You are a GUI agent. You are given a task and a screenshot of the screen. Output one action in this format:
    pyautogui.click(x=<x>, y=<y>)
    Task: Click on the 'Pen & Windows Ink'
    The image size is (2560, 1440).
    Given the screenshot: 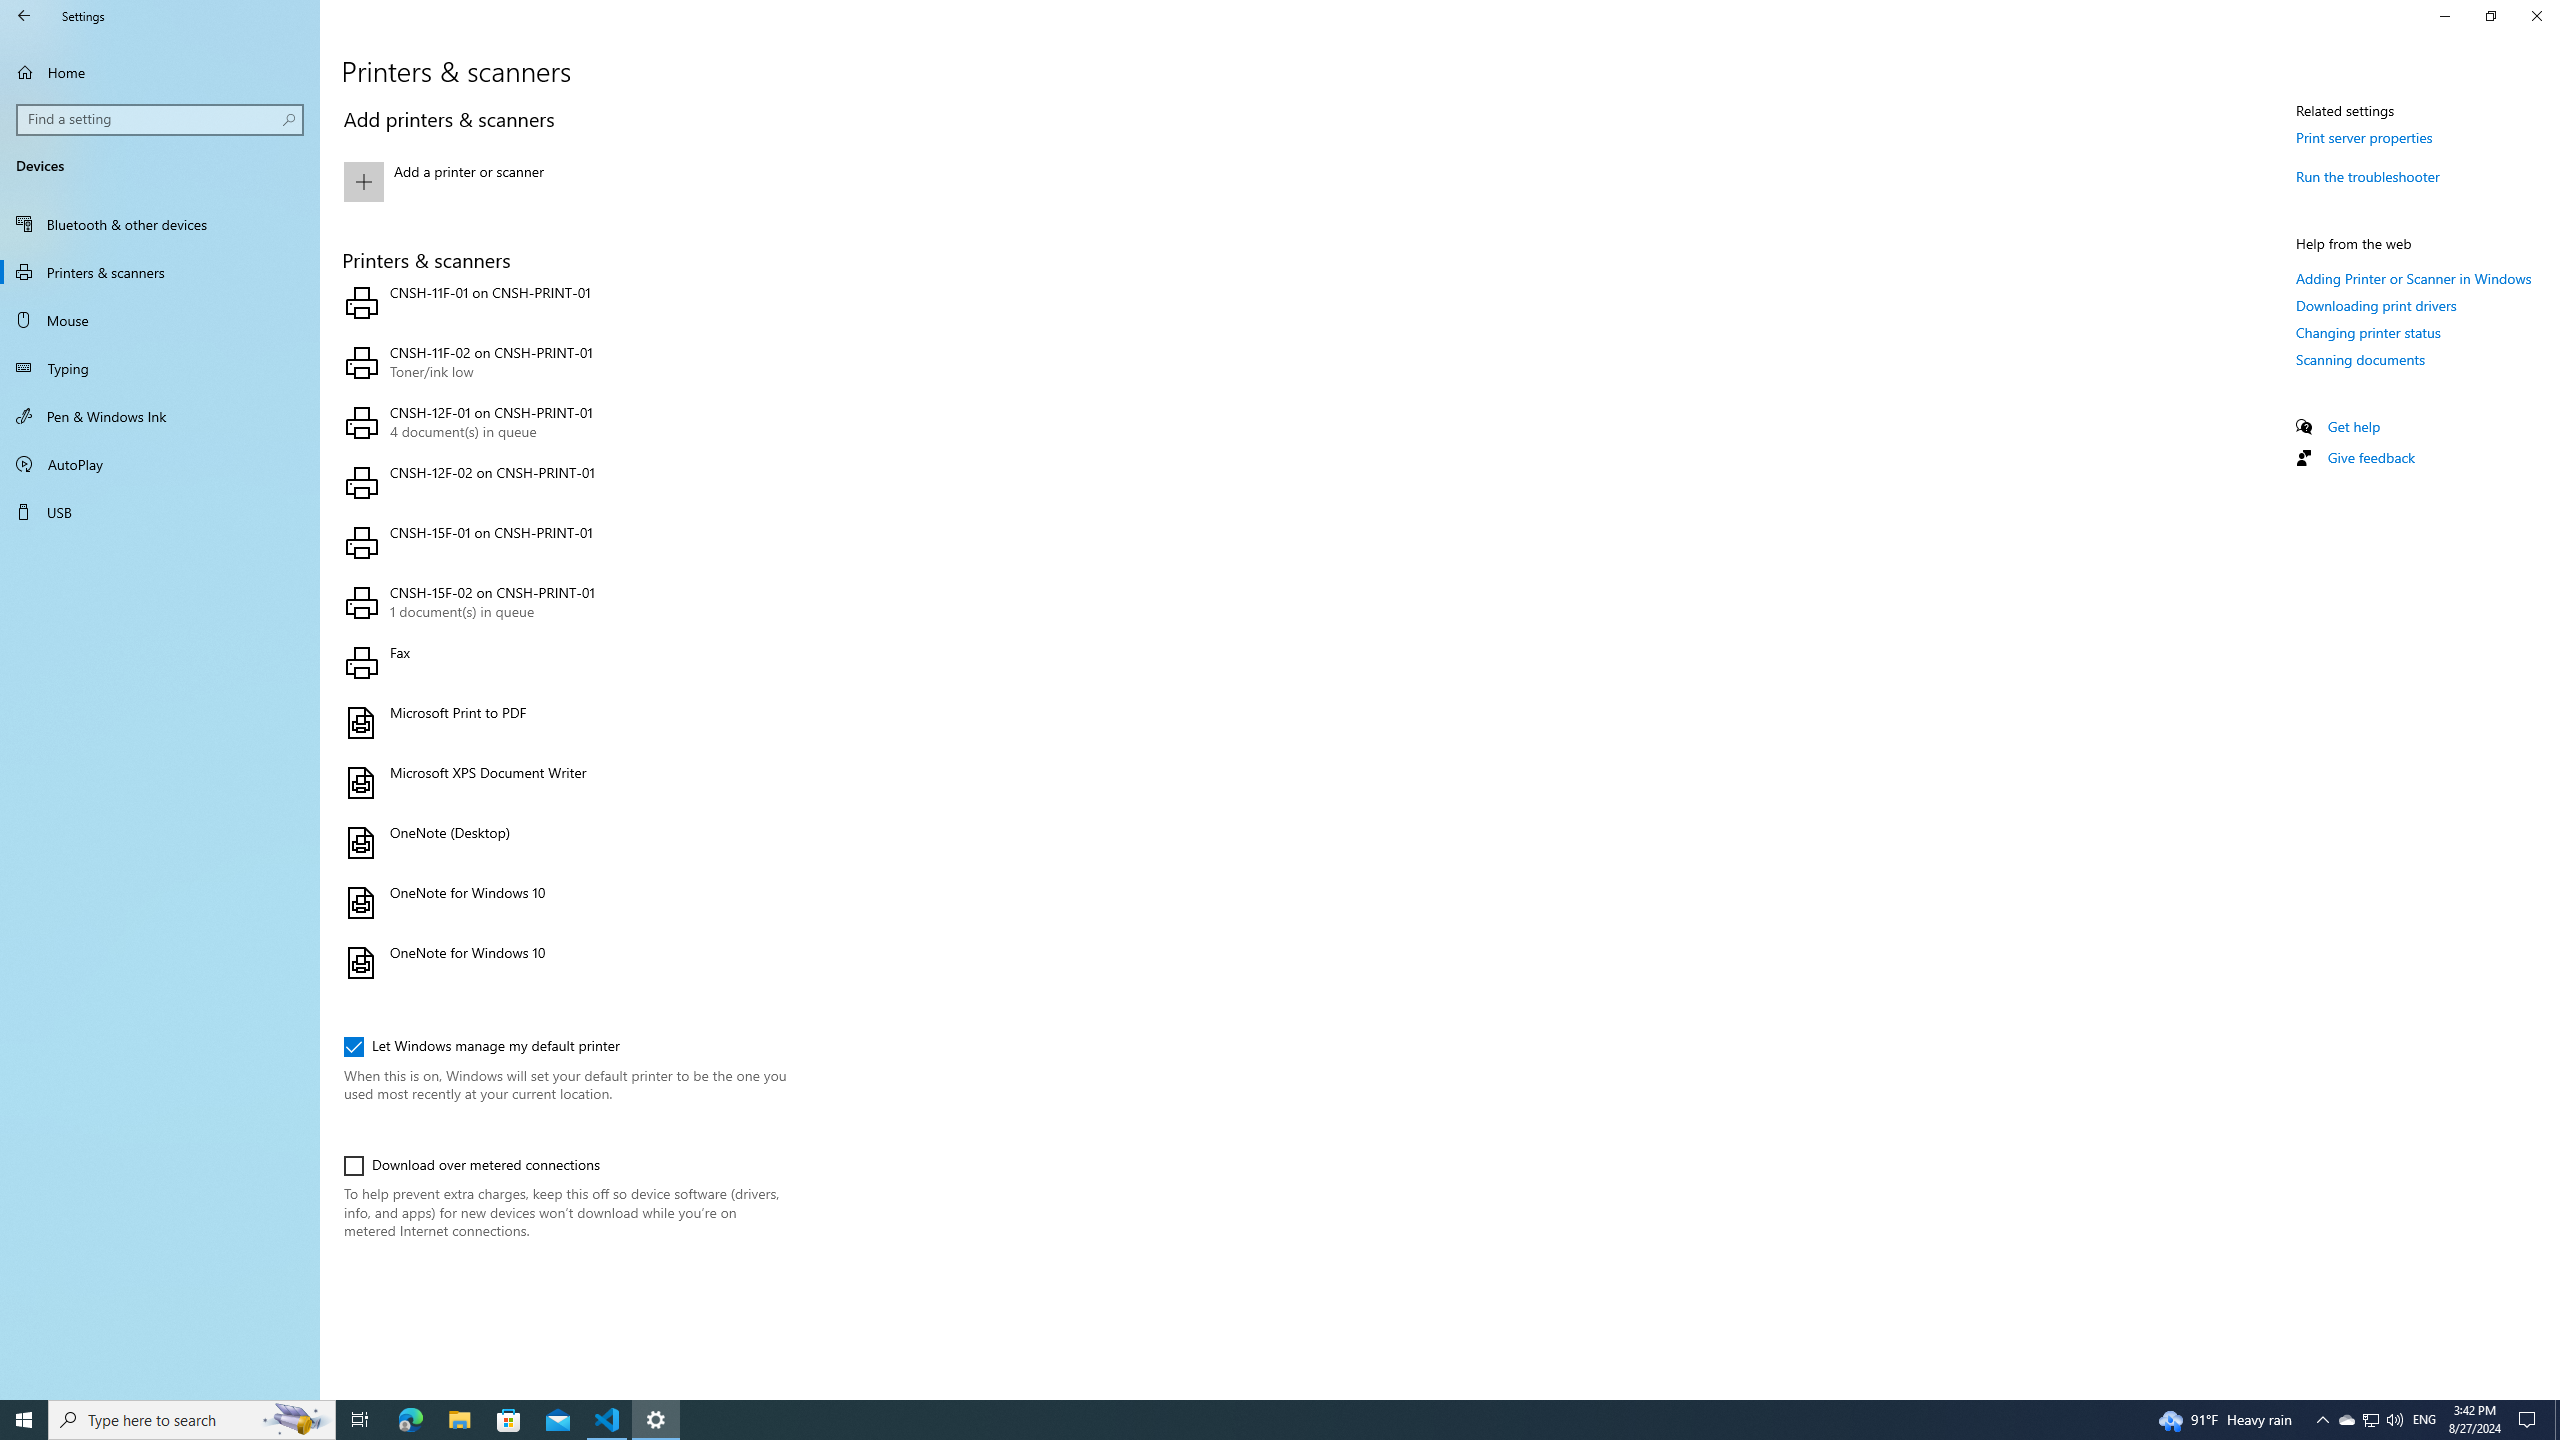 What is the action you would take?
    pyautogui.click(x=159, y=415)
    